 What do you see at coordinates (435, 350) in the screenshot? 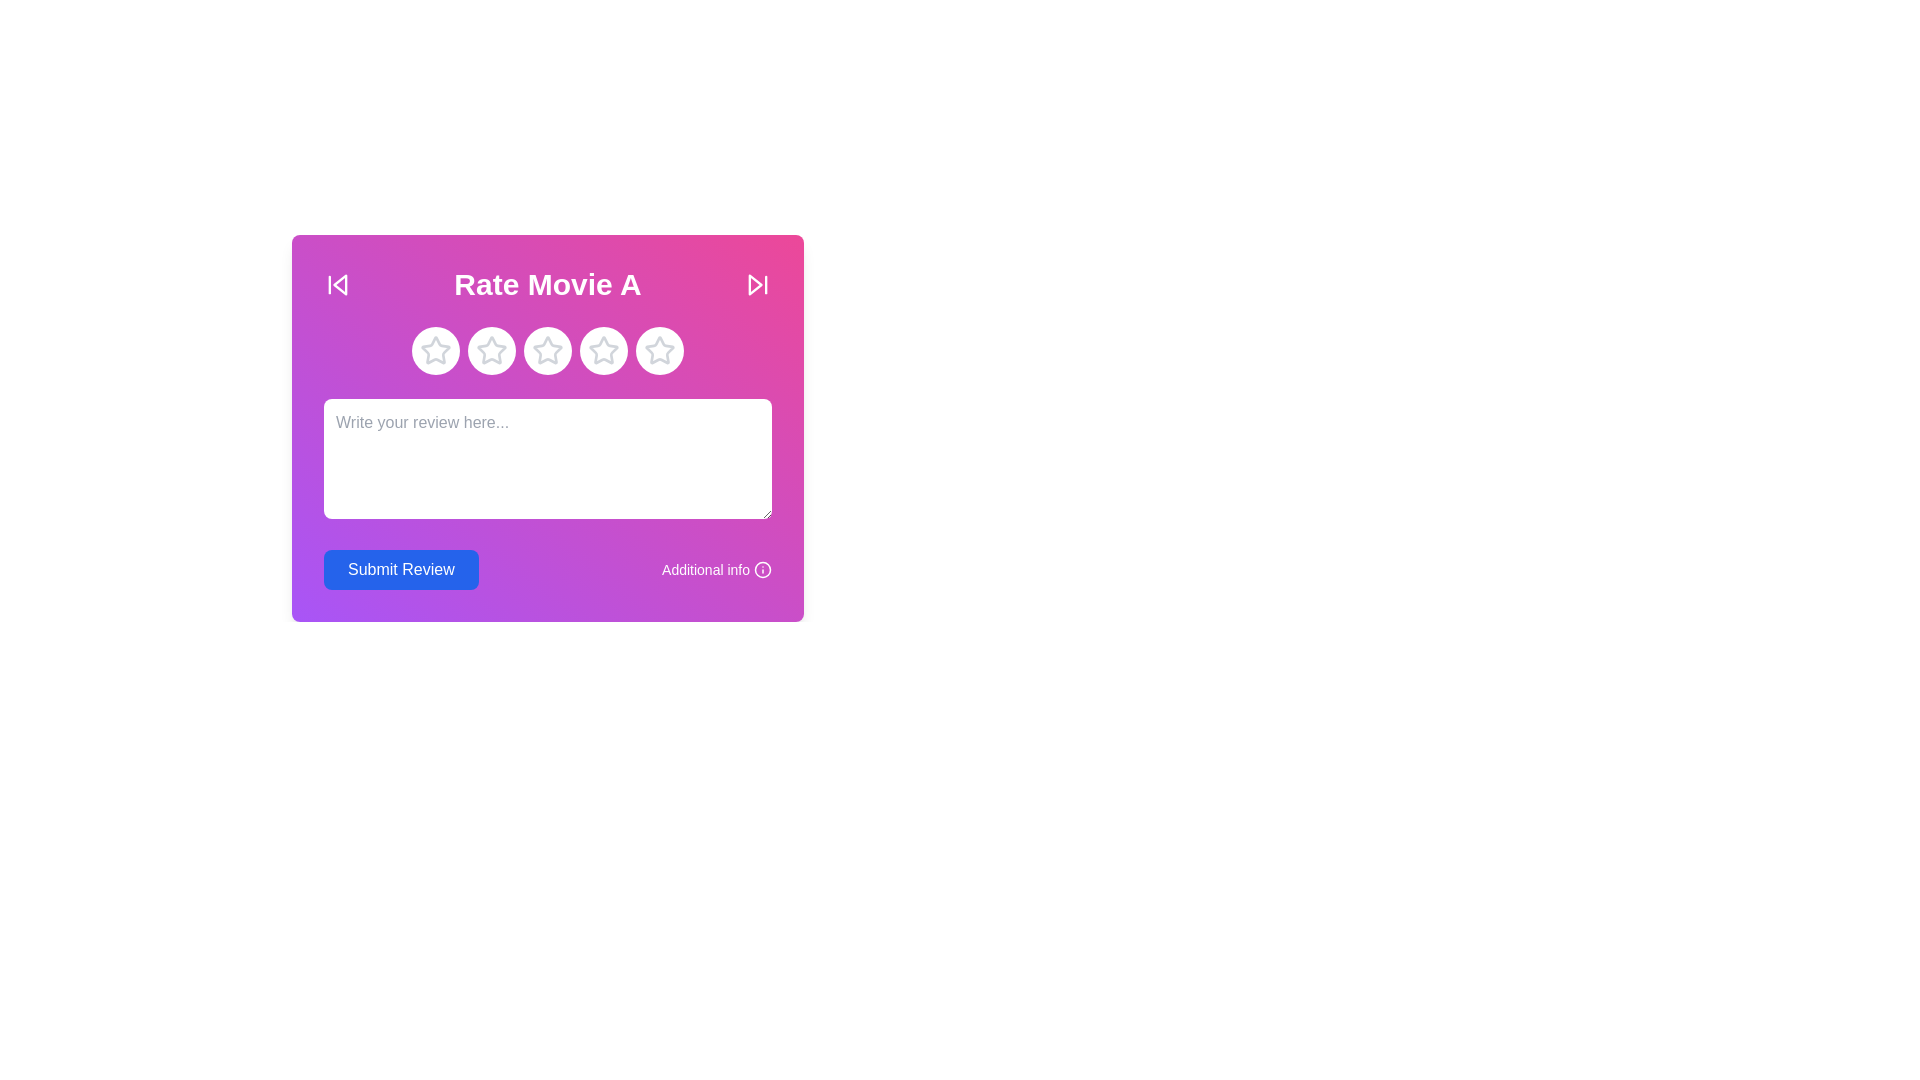
I see `the first star icon in the movie rating system` at bounding box center [435, 350].